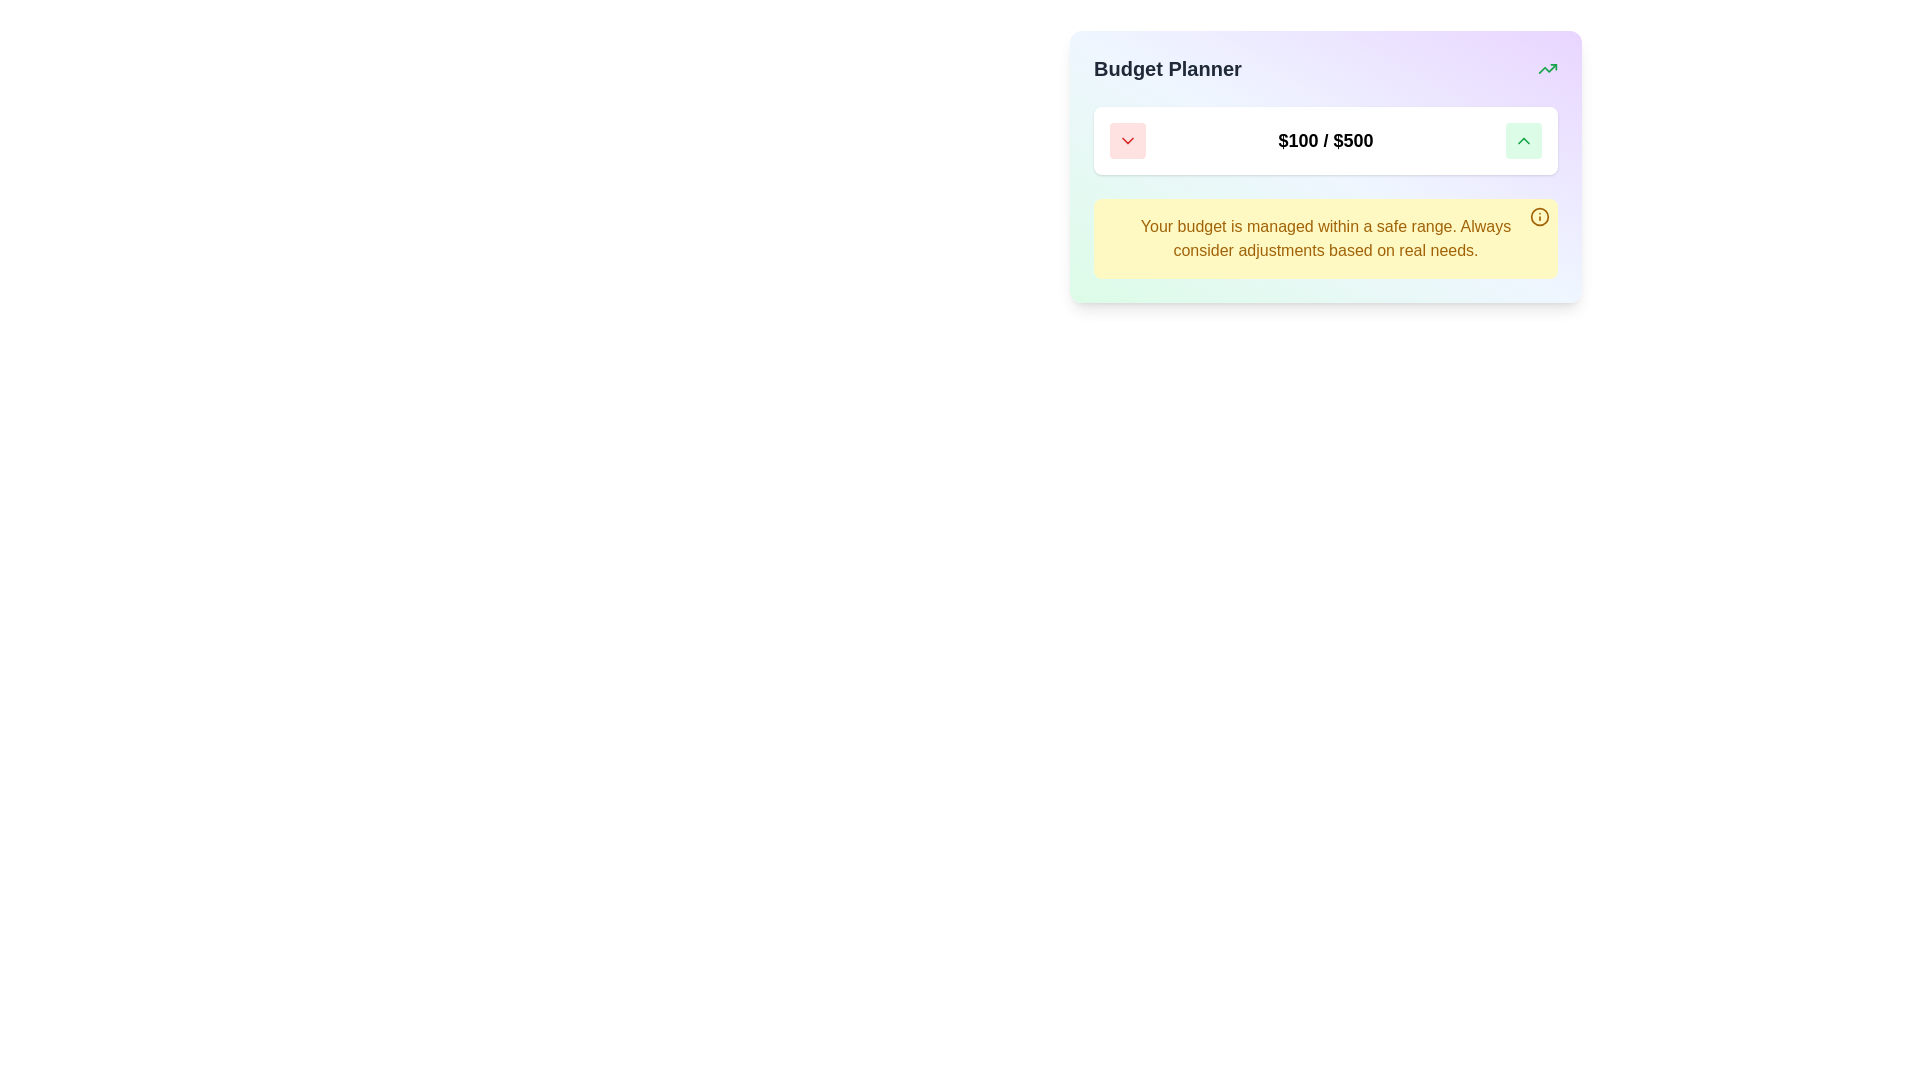 The width and height of the screenshot is (1920, 1080). I want to click on the informational text label regarding budget safety and adjustment suggestions located in the yellow highlighted area below the budget range display ('$100 / $500') on the 'Budget Planner' card, so click(1325, 238).